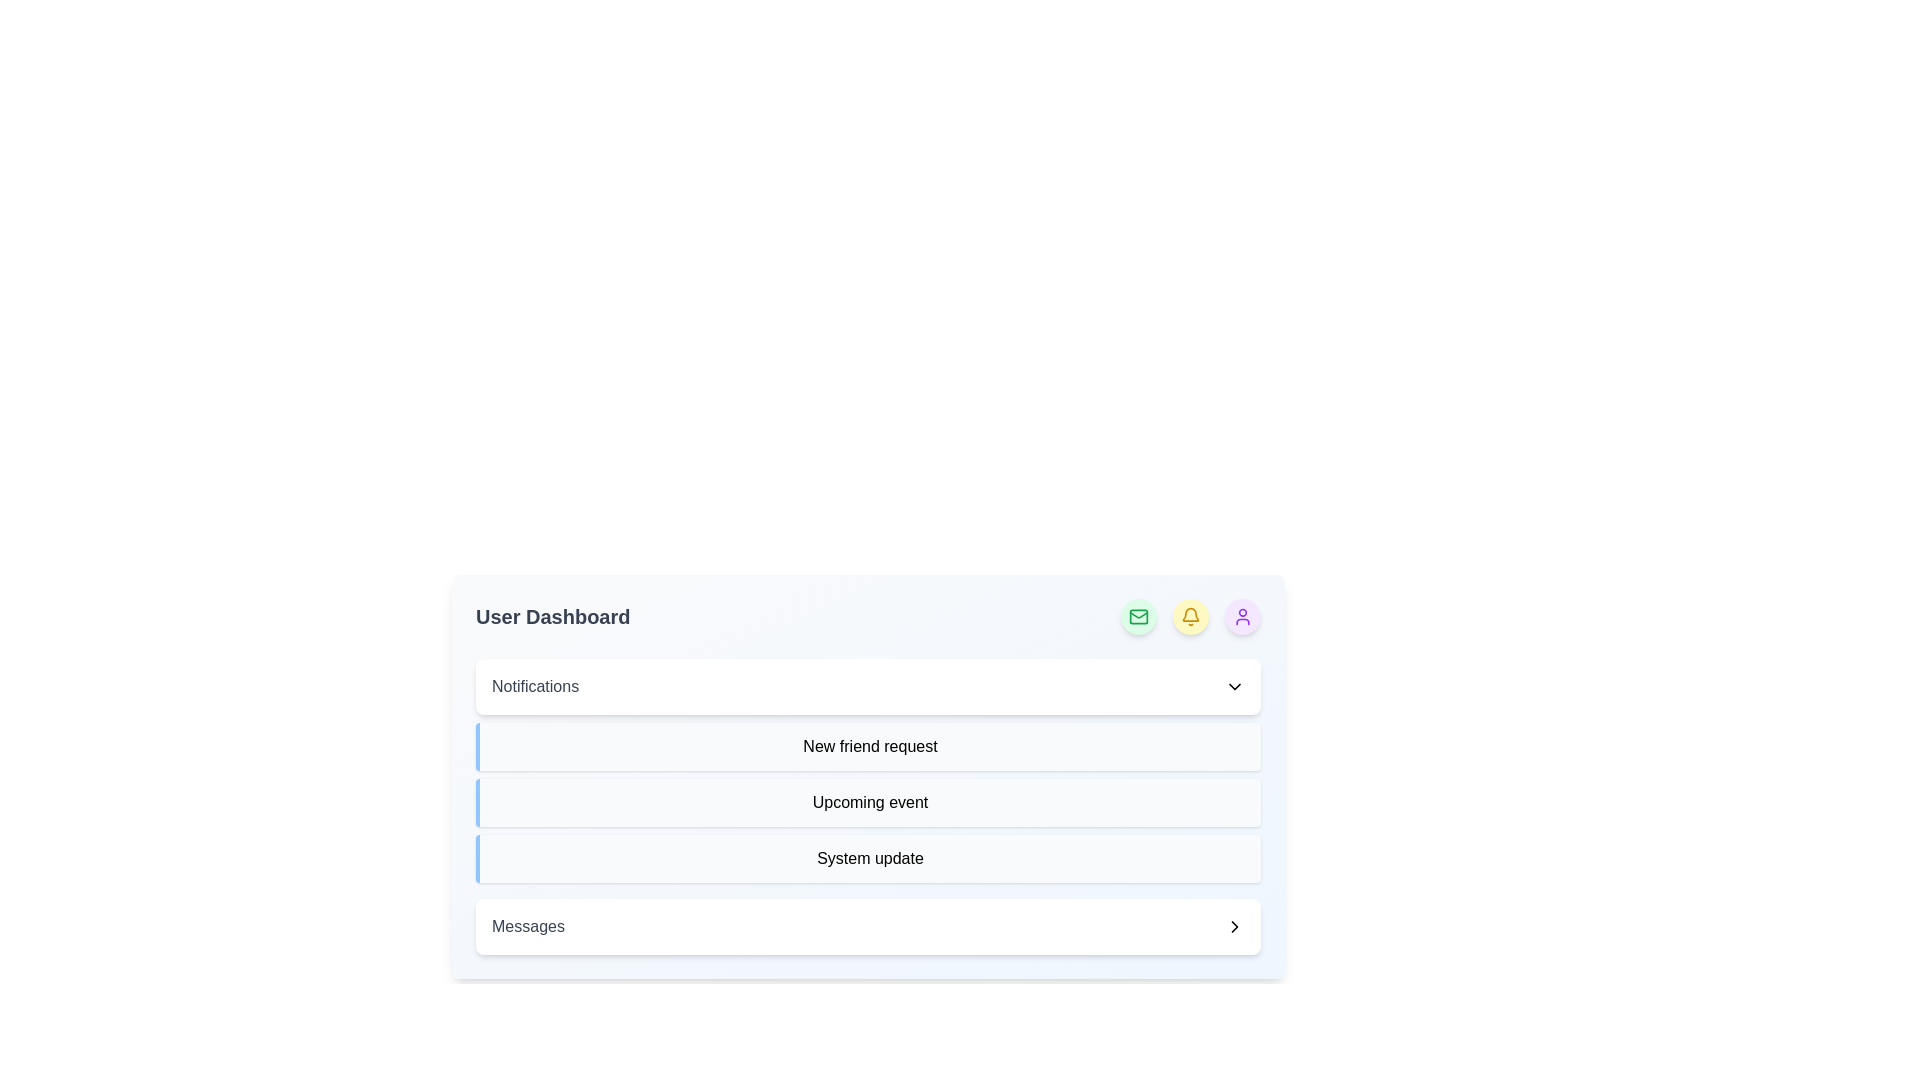 The image size is (1920, 1080). Describe the element at coordinates (1138, 616) in the screenshot. I see `the first circular button with an envelope icon located at the top-right corner of the interface` at that location.